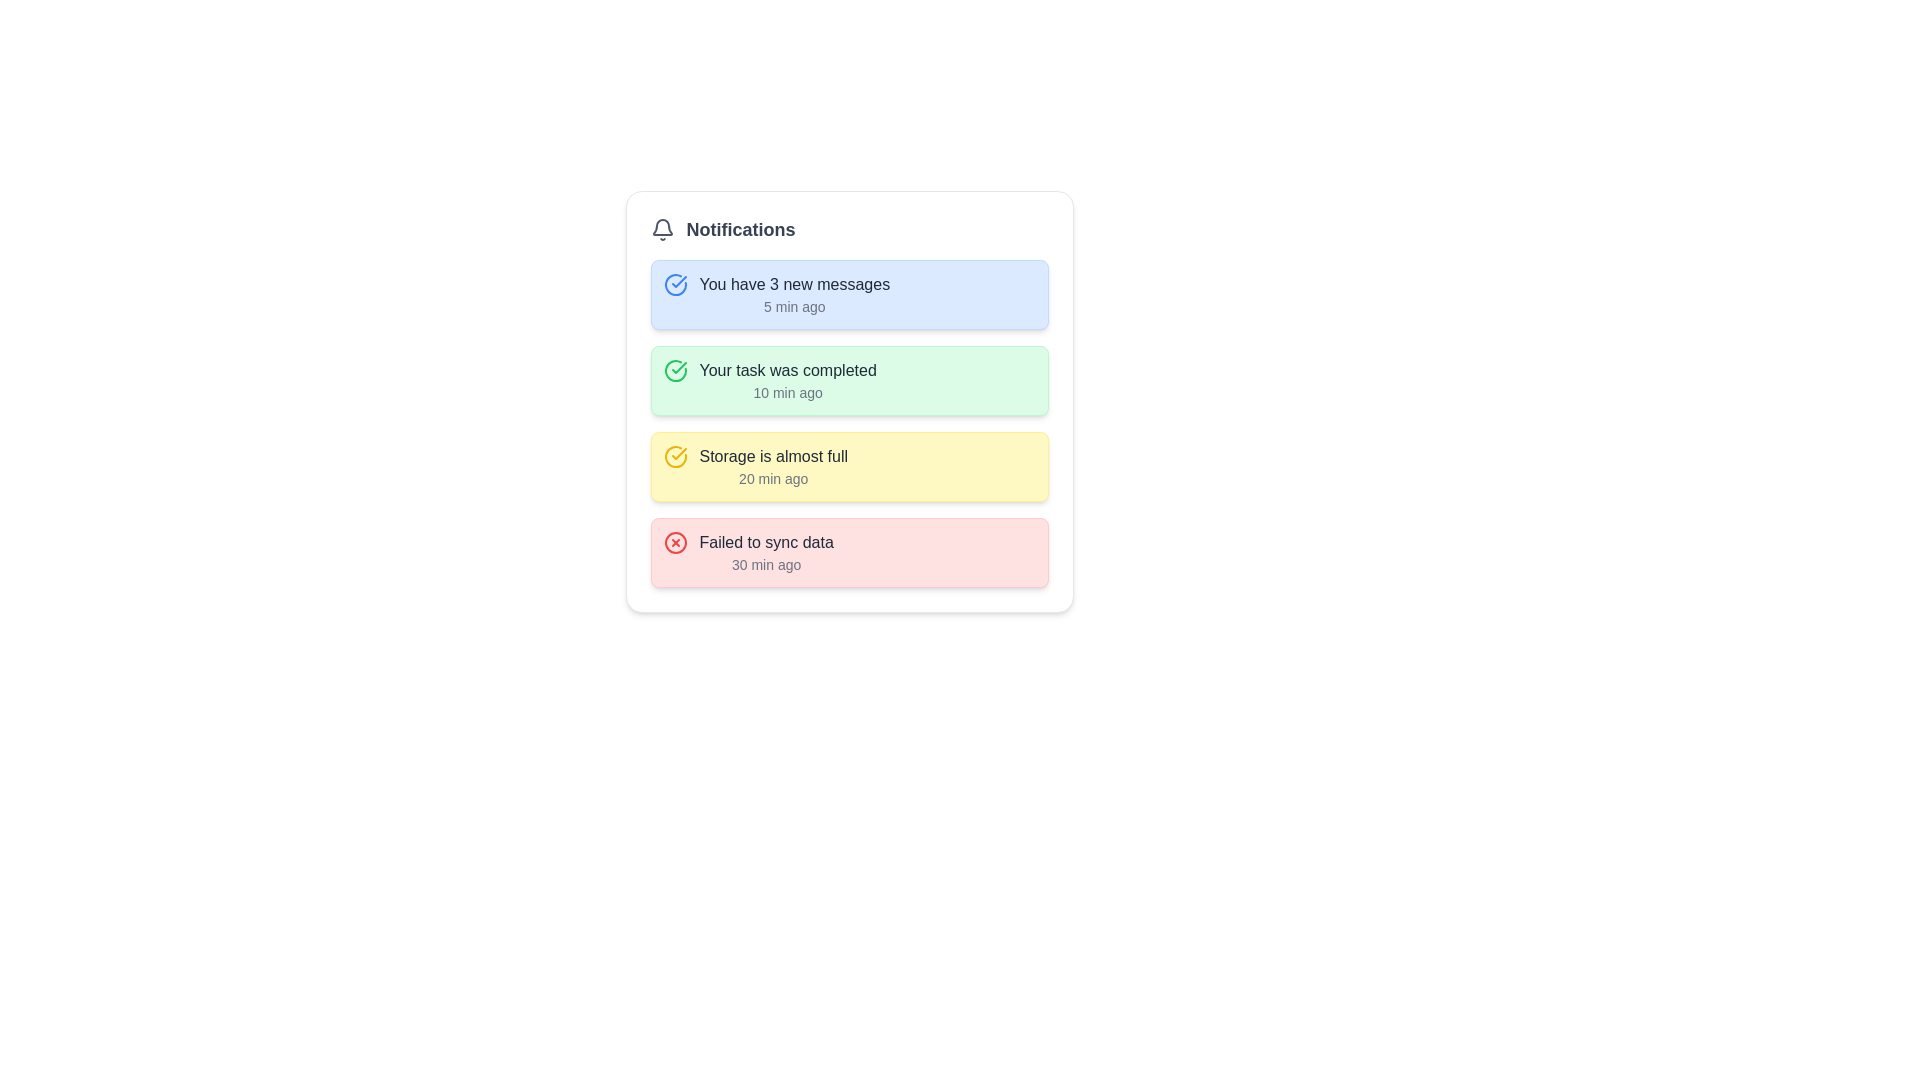  What do you see at coordinates (675, 456) in the screenshot?
I see `the yellow notification icon with a circular checkmark that indicates the storage status, located to the left of the text 'Storage is almost full'` at bounding box center [675, 456].